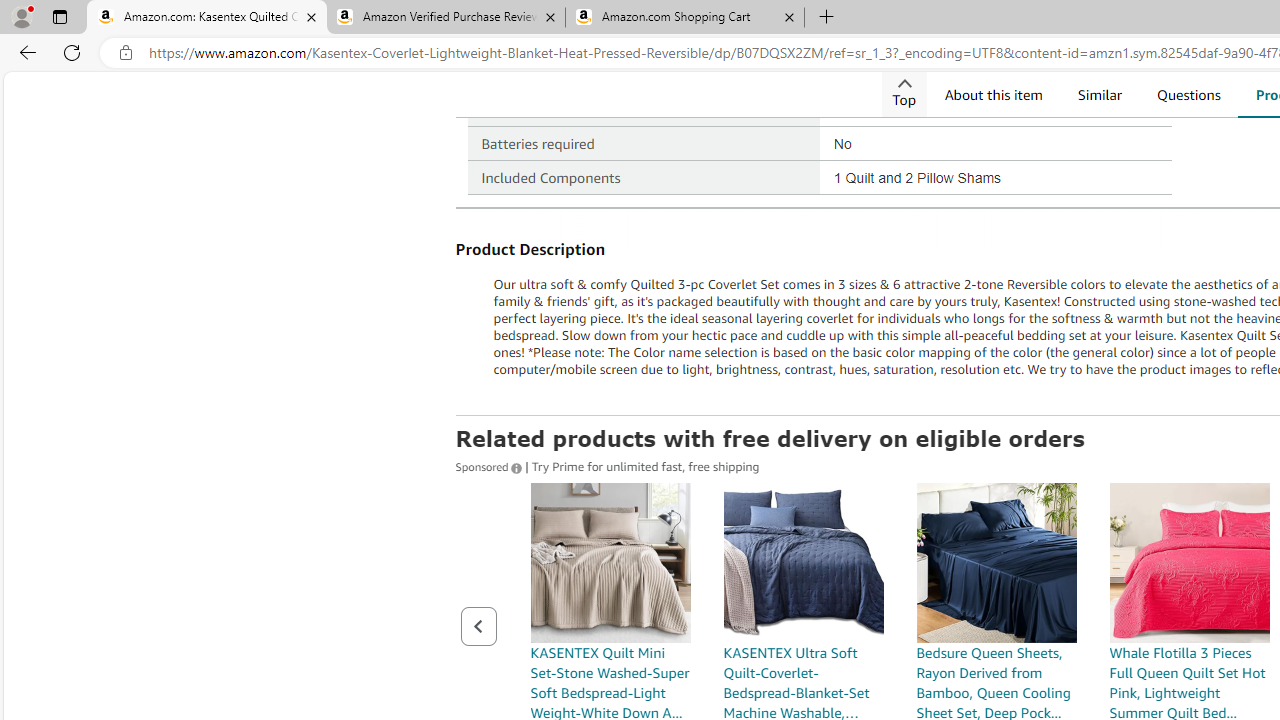  Describe the element at coordinates (1188, 94) in the screenshot. I see `'Questions'` at that location.